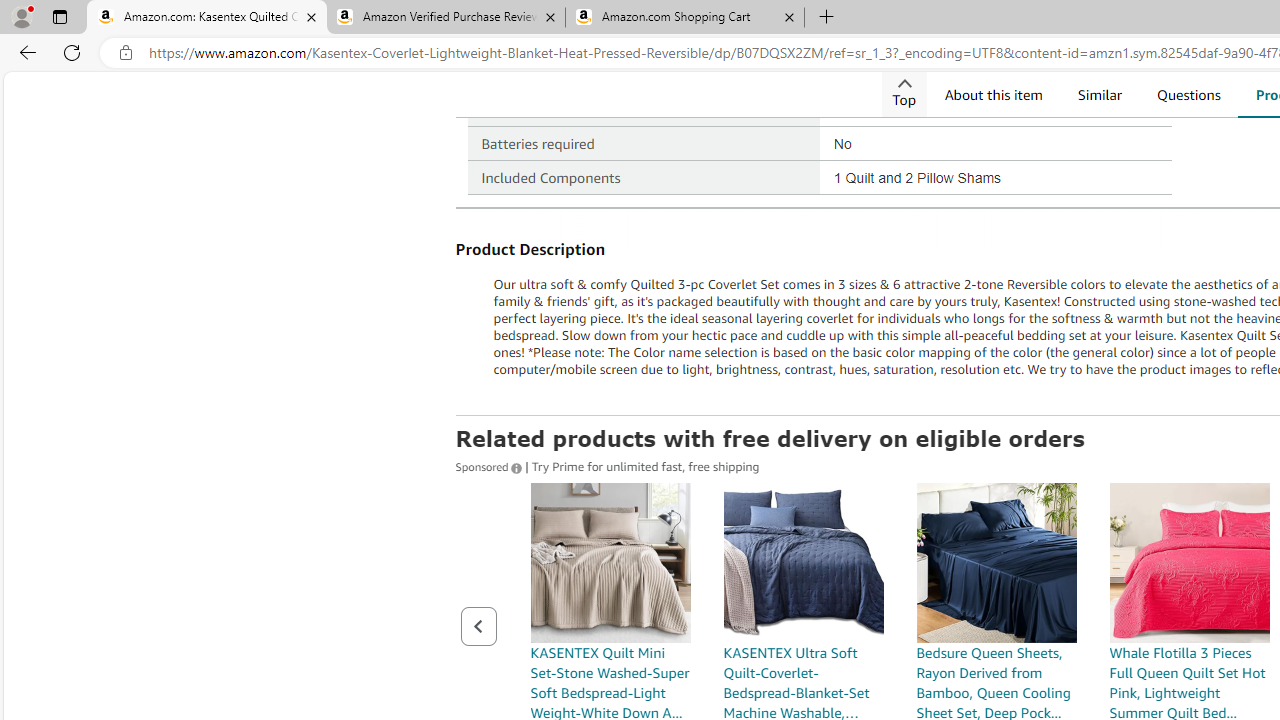  Describe the element at coordinates (1188, 94) in the screenshot. I see `'Questions'` at that location.